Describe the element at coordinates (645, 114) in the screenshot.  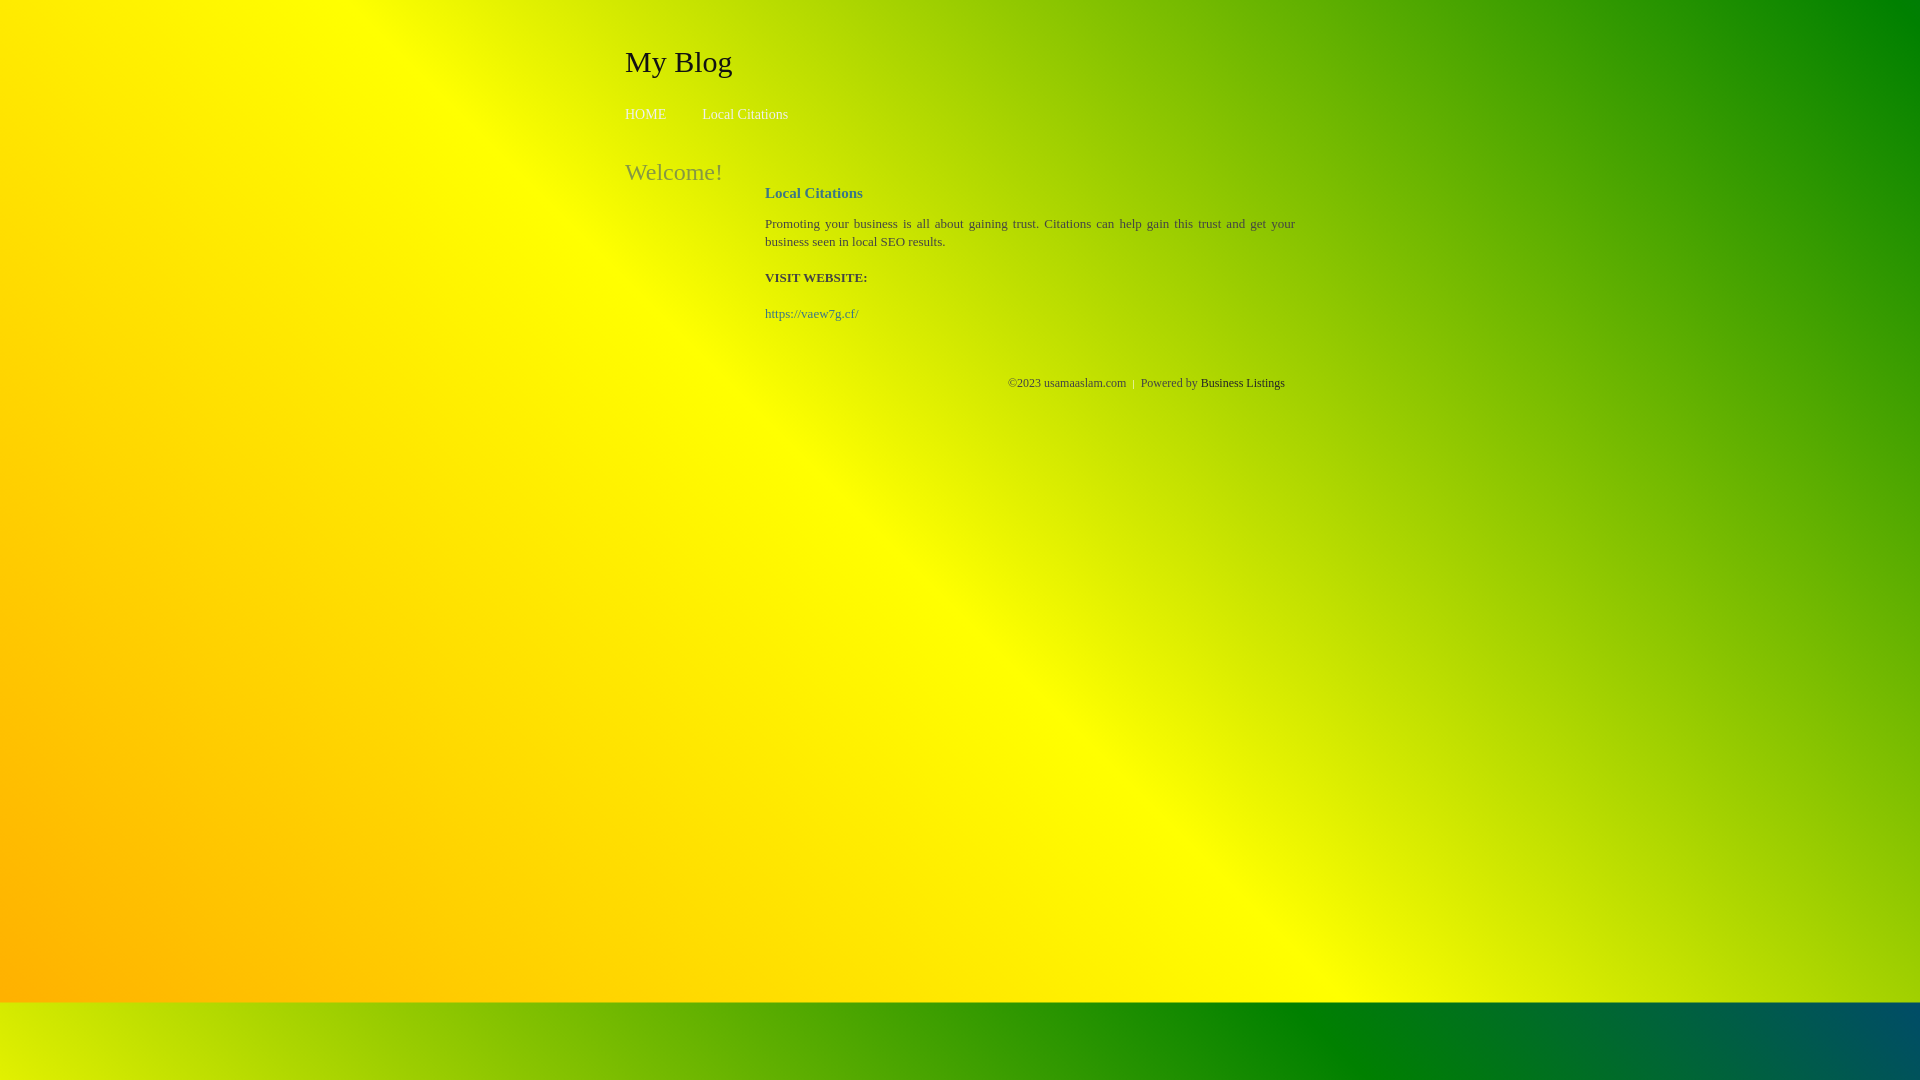
I see `'HOME'` at that location.